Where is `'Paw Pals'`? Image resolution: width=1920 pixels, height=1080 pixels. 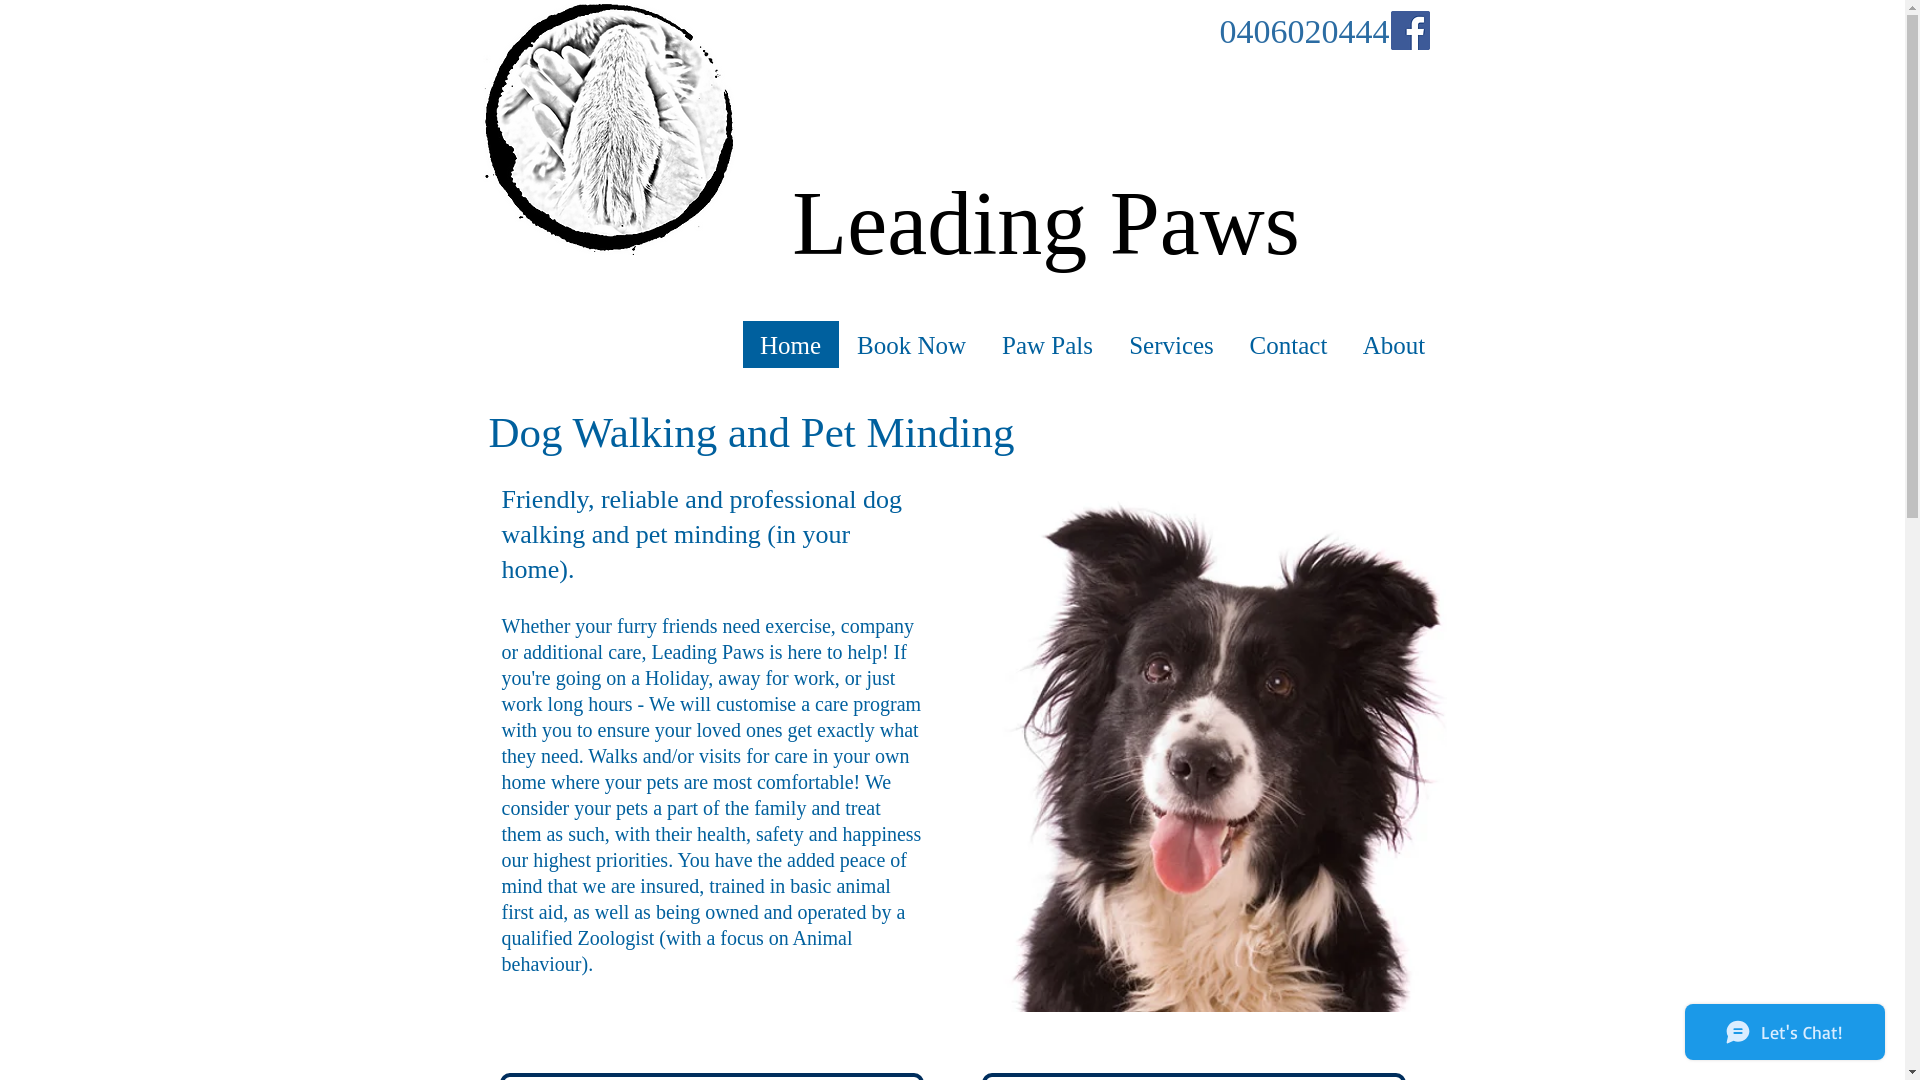
'Paw Pals' is located at coordinates (1046, 344).